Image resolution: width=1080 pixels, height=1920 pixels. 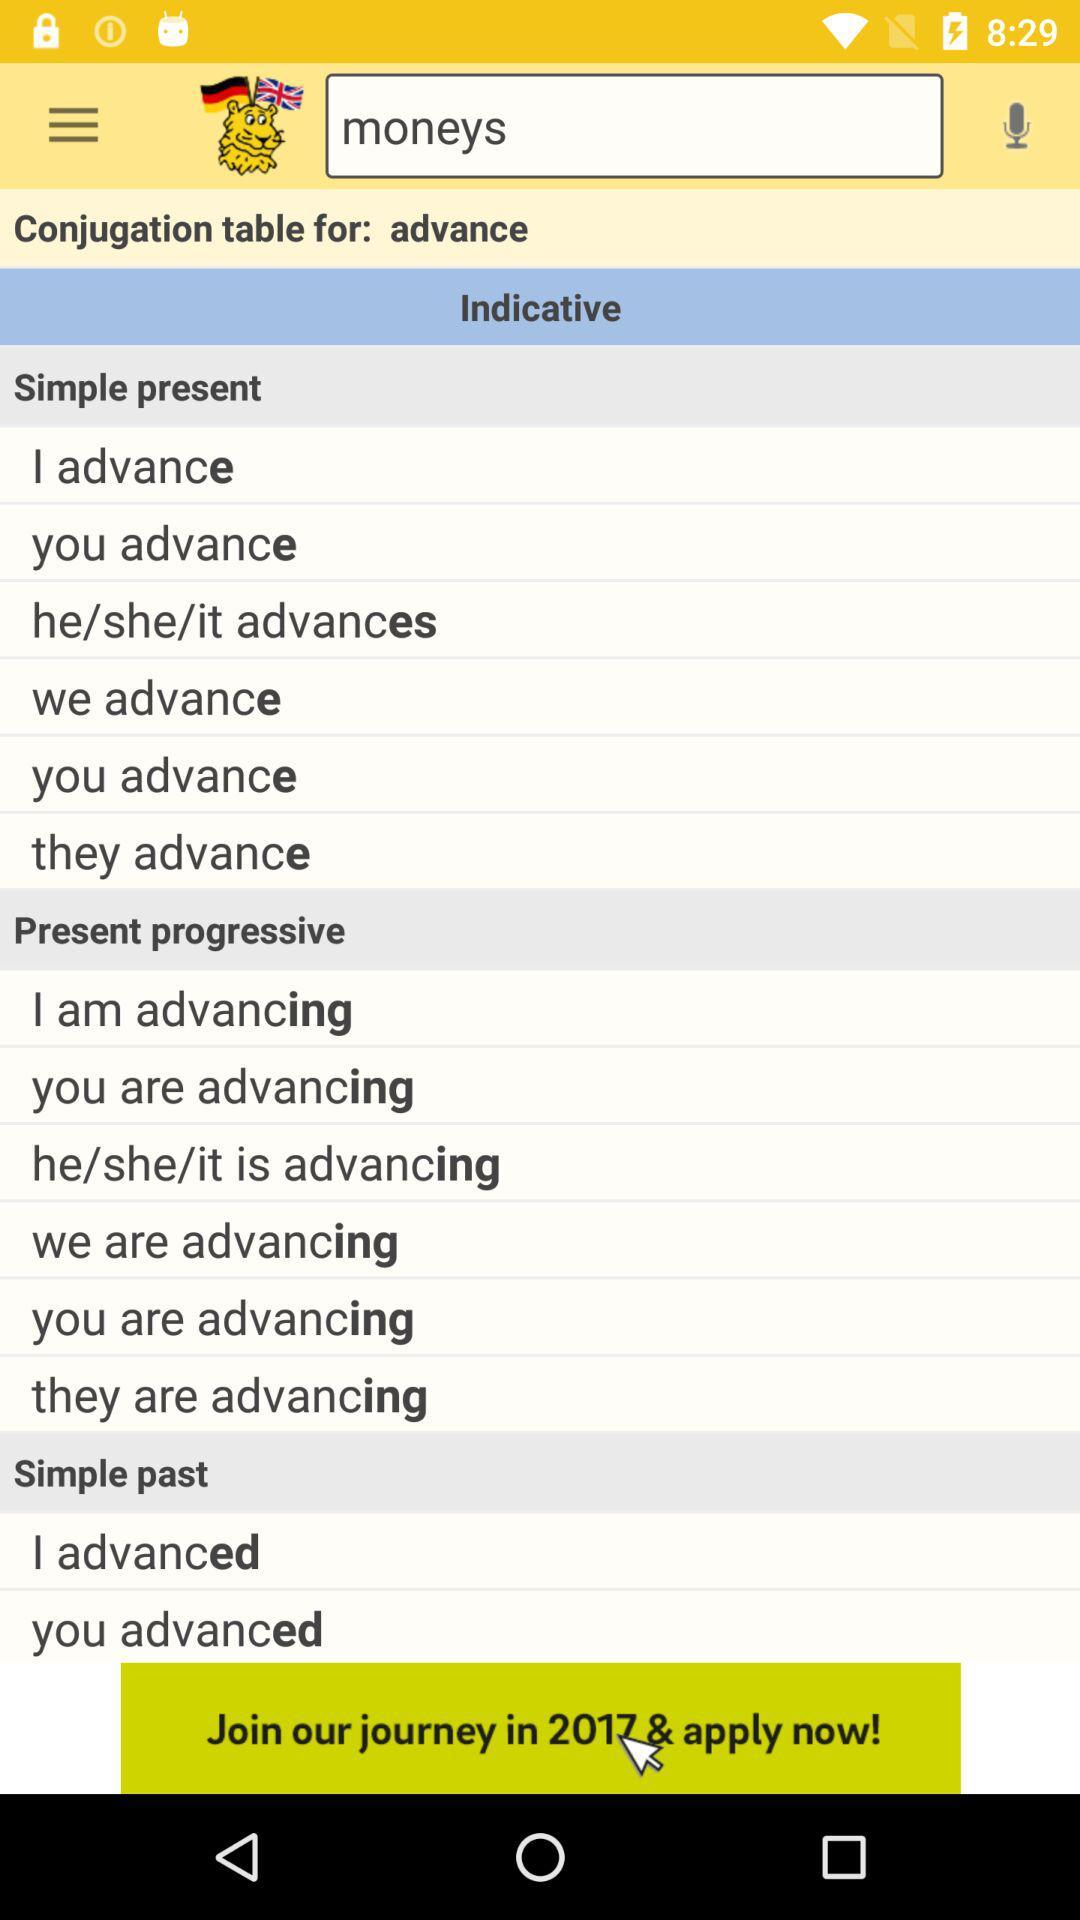 What do you see at coordinates (1016, 124) in the screenshot?
I see `enable voice search` at bounding box center [1016, 124].